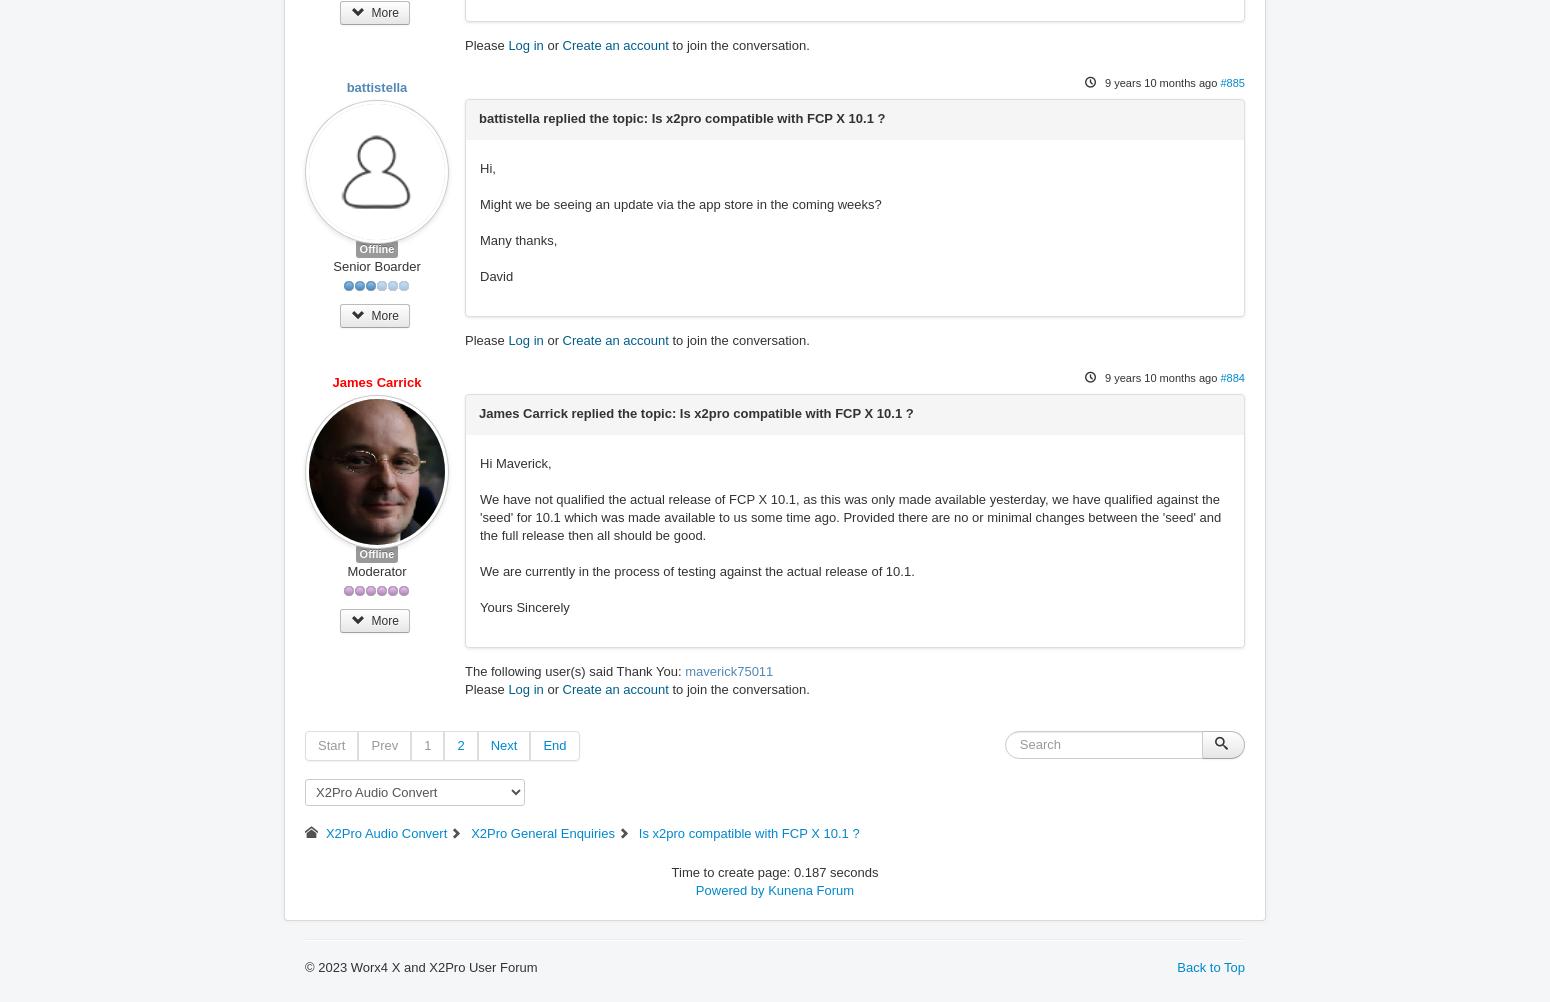 The image size is (1550, 1002). Describe the element at coordinates (1232, 82) in the screenshot. I see `'#885'` at that location.